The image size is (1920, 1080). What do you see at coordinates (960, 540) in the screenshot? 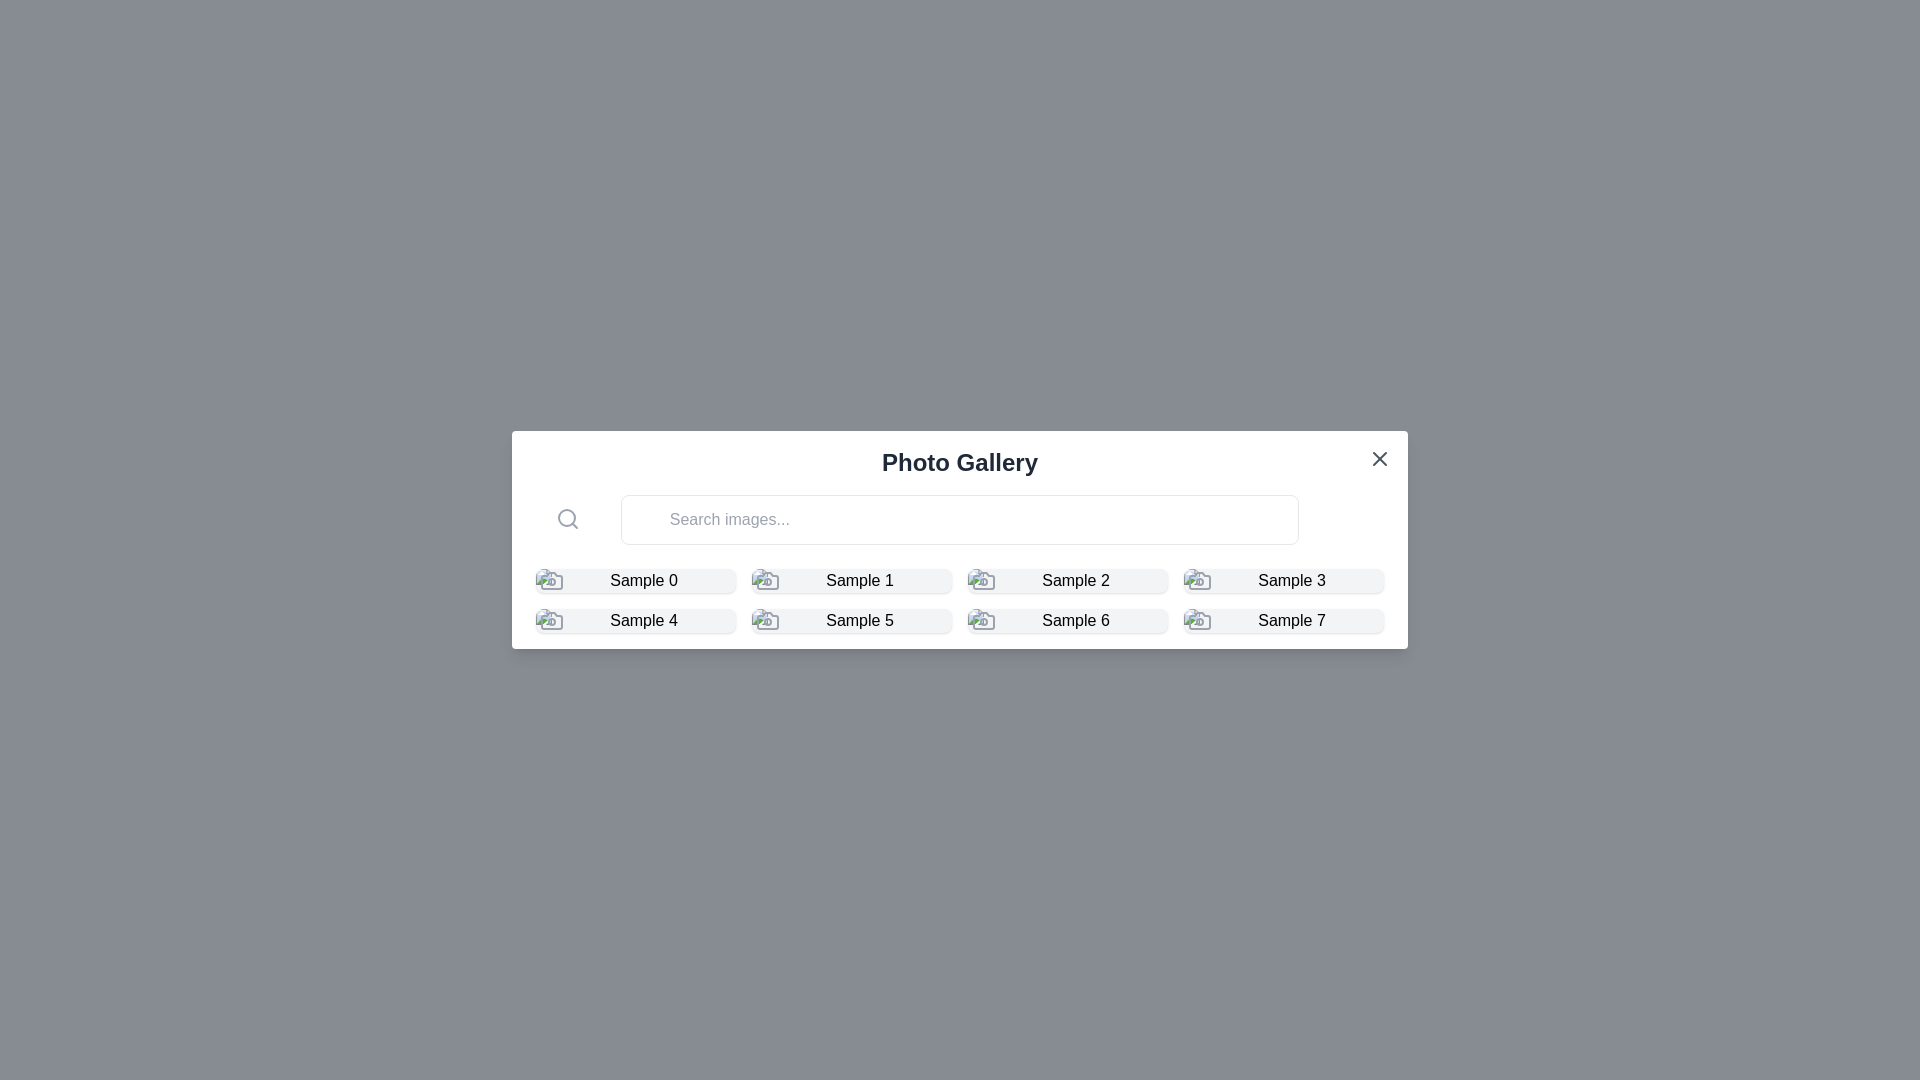
I see `the input field of the photo gallery modal window to type a search query` at bounding box center [960, 540].